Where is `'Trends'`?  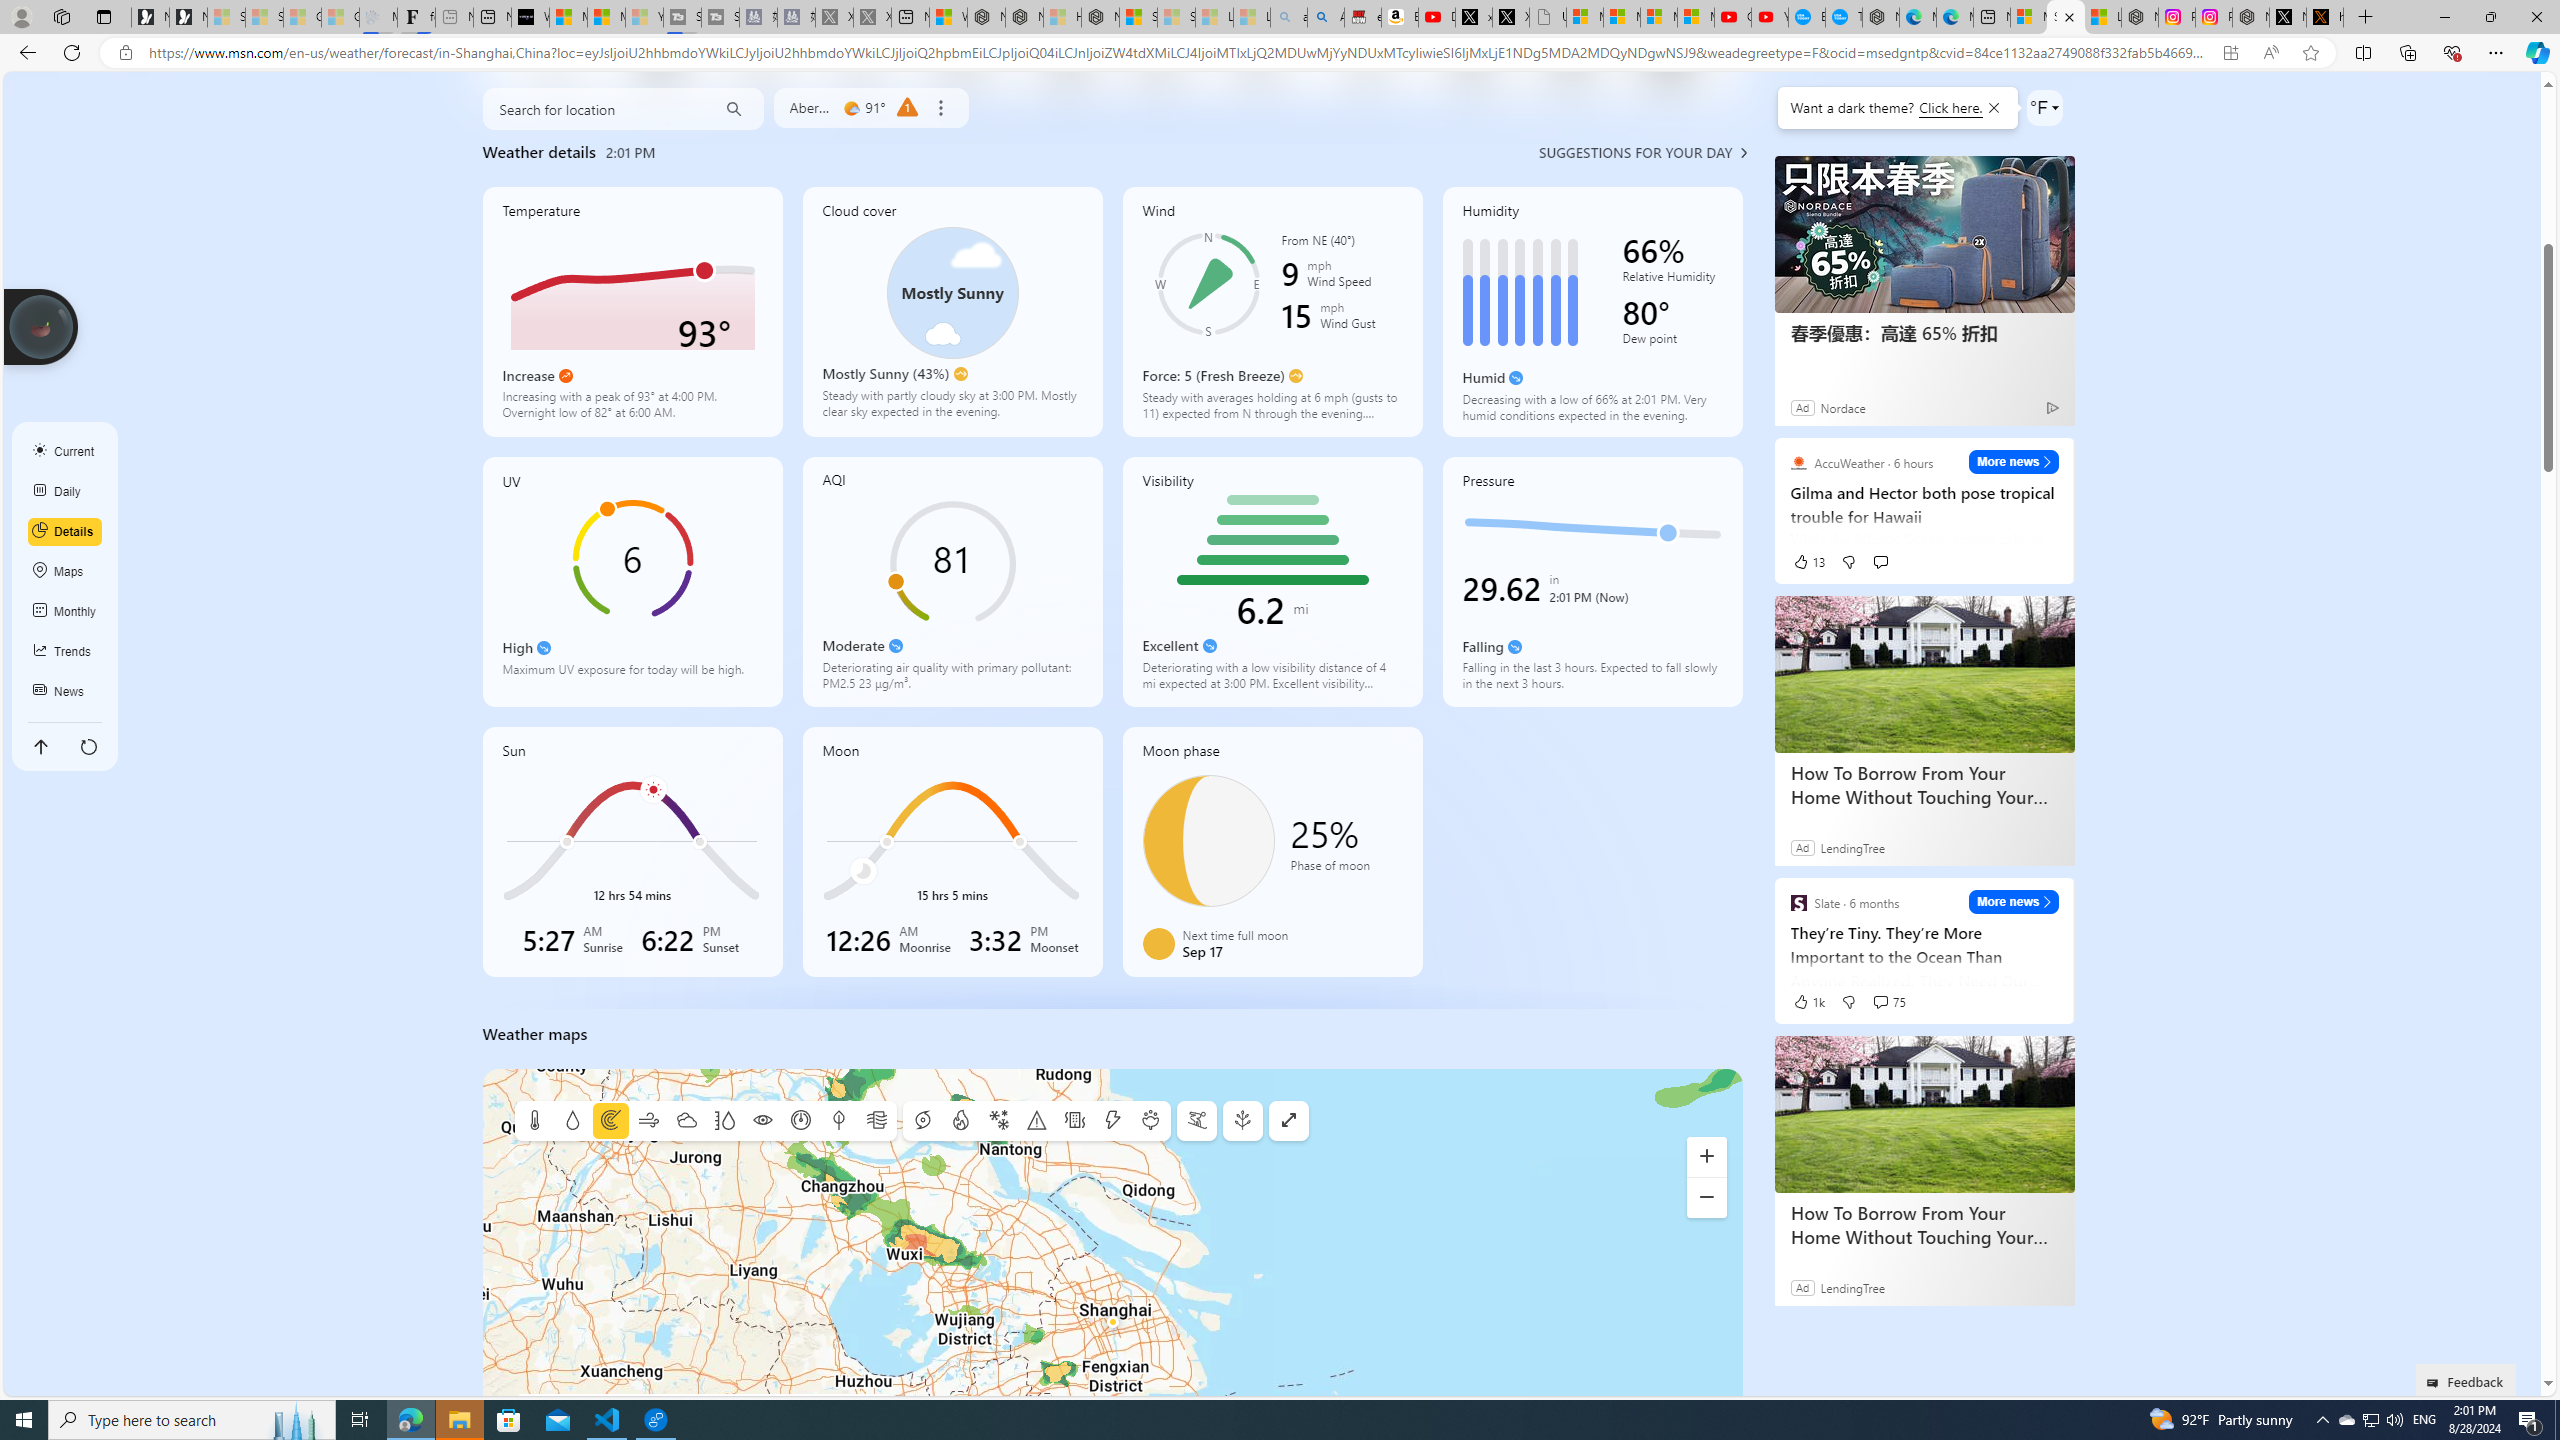
'Trends' is located at coordinates (65, 651).